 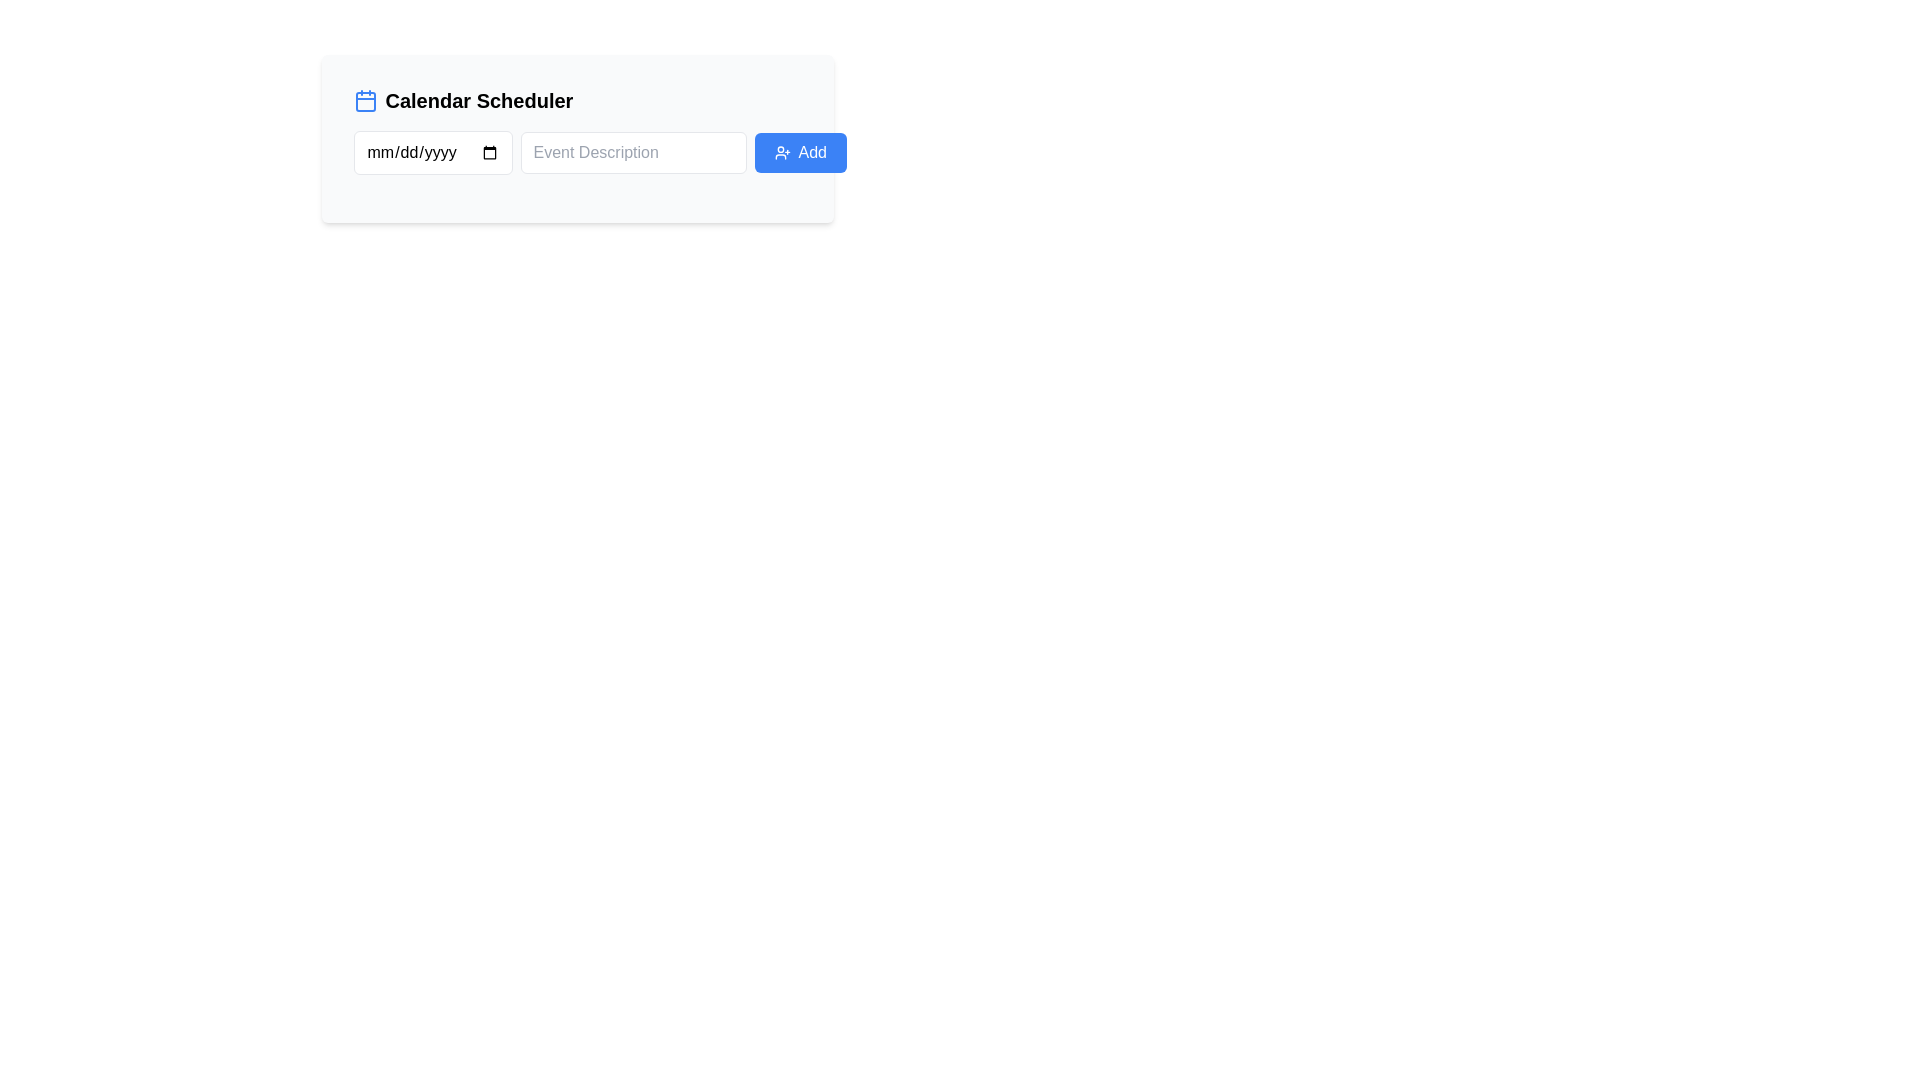 I want to click on the first Date Input Field located in the horizontal layout group on the left side to focus on it, so click(x=431, y=152).